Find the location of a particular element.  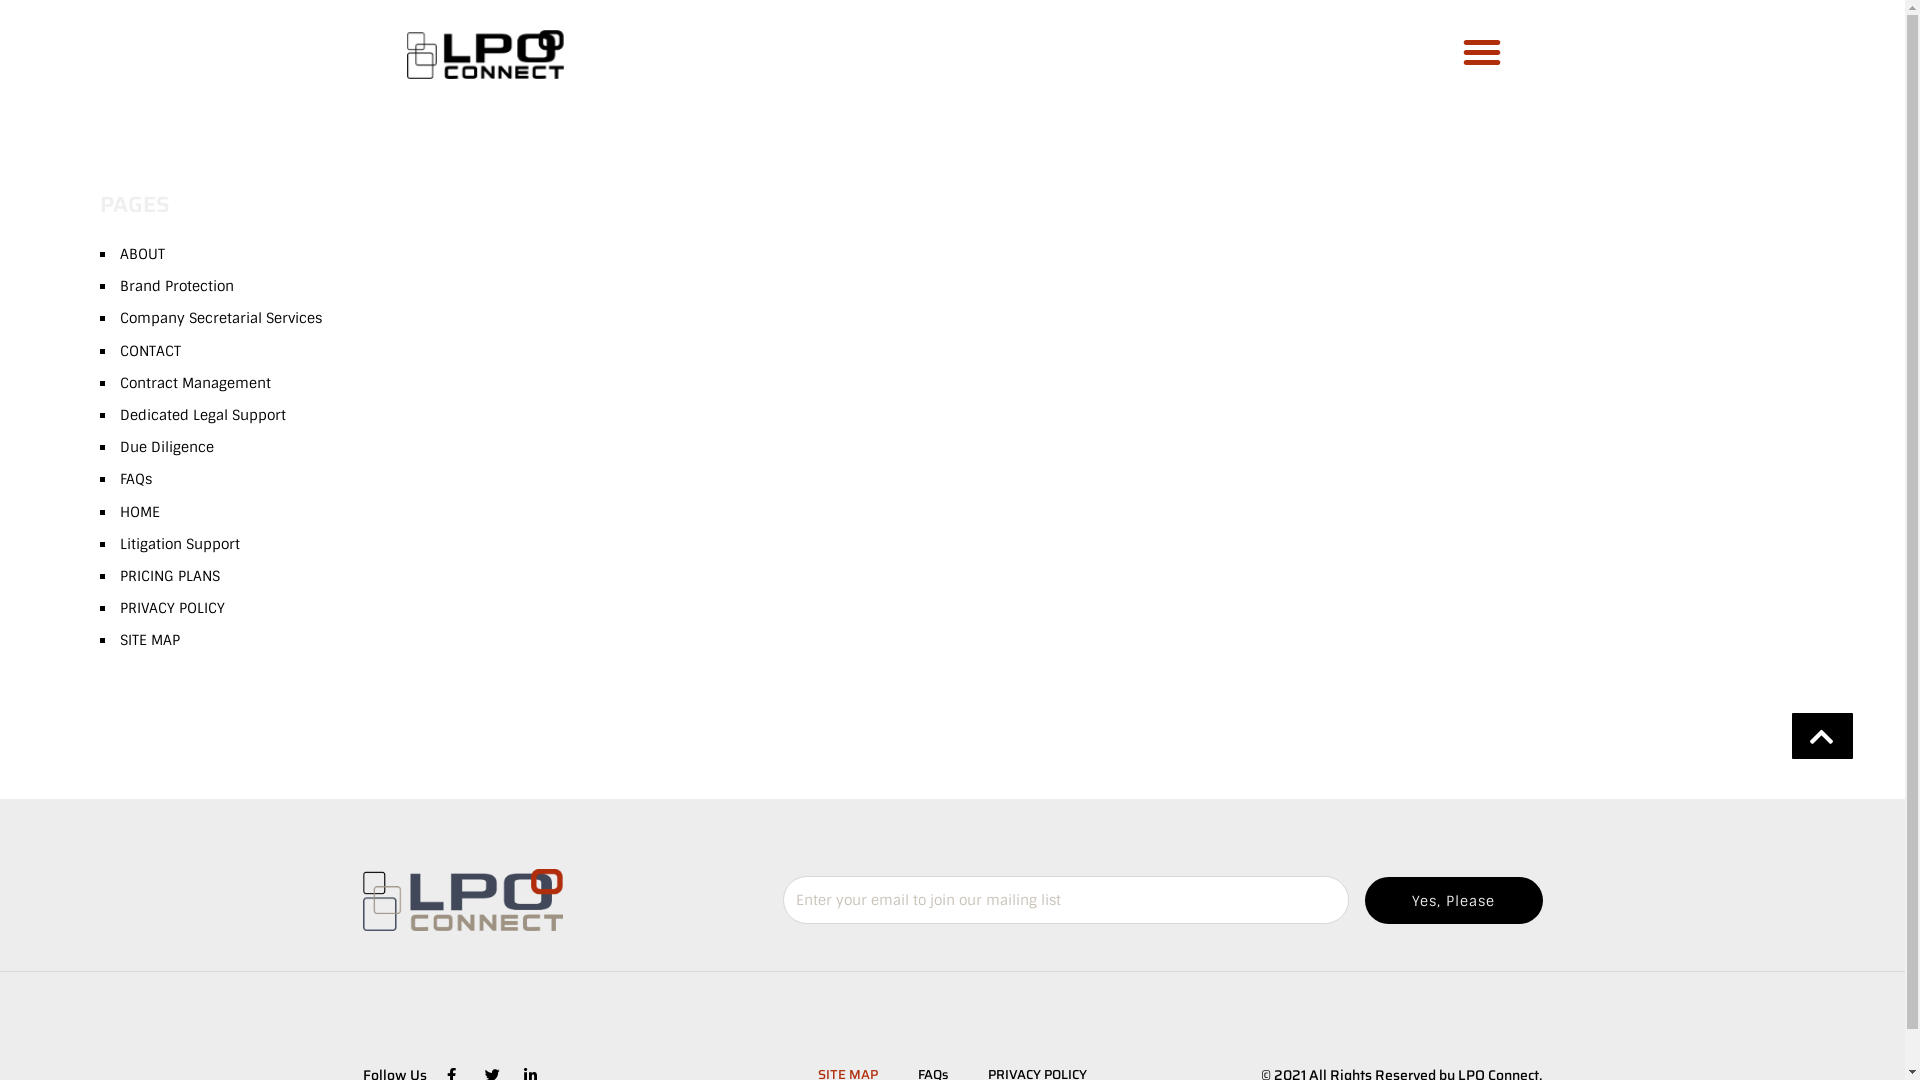

'FAQs' is located at coordinates (134, 478).